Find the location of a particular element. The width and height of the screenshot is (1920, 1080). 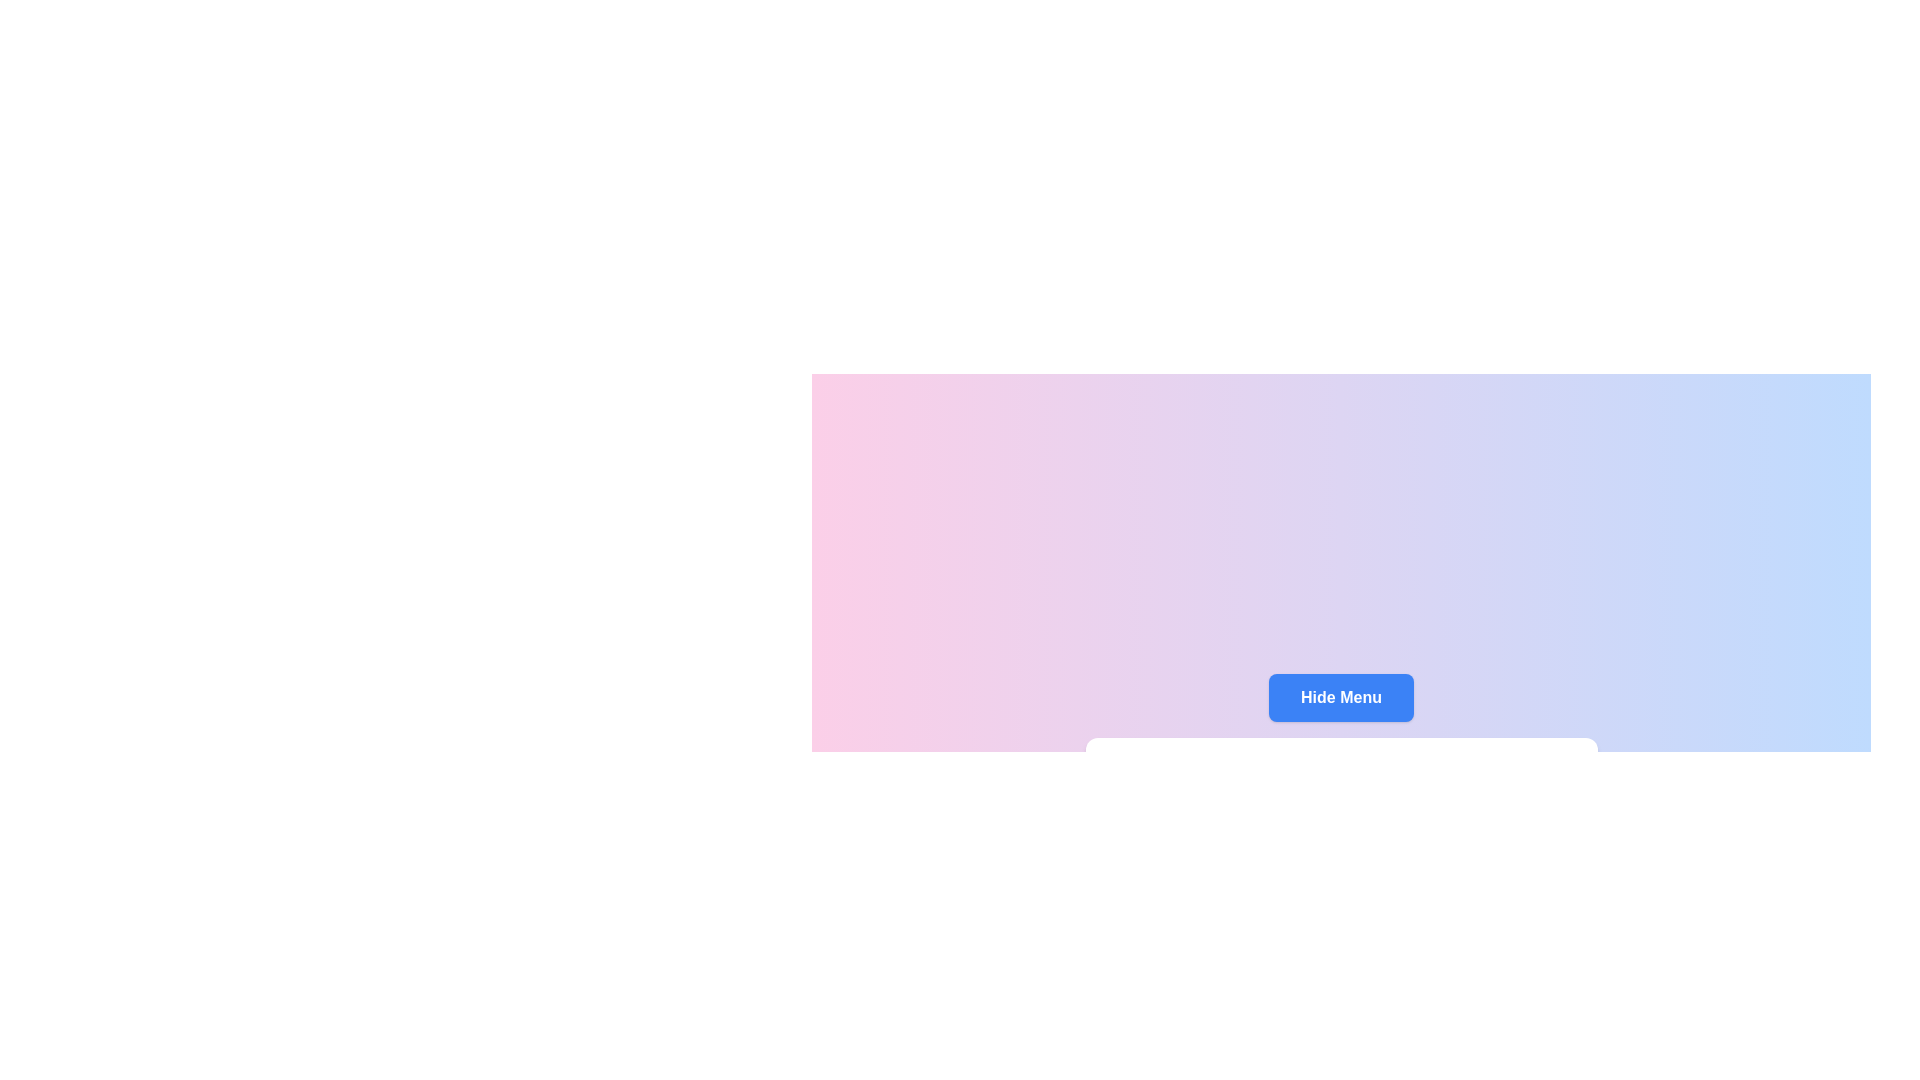

the 'Hide Menu' button to toggle the visibility of the menu is located at coordinates (1341, 697).